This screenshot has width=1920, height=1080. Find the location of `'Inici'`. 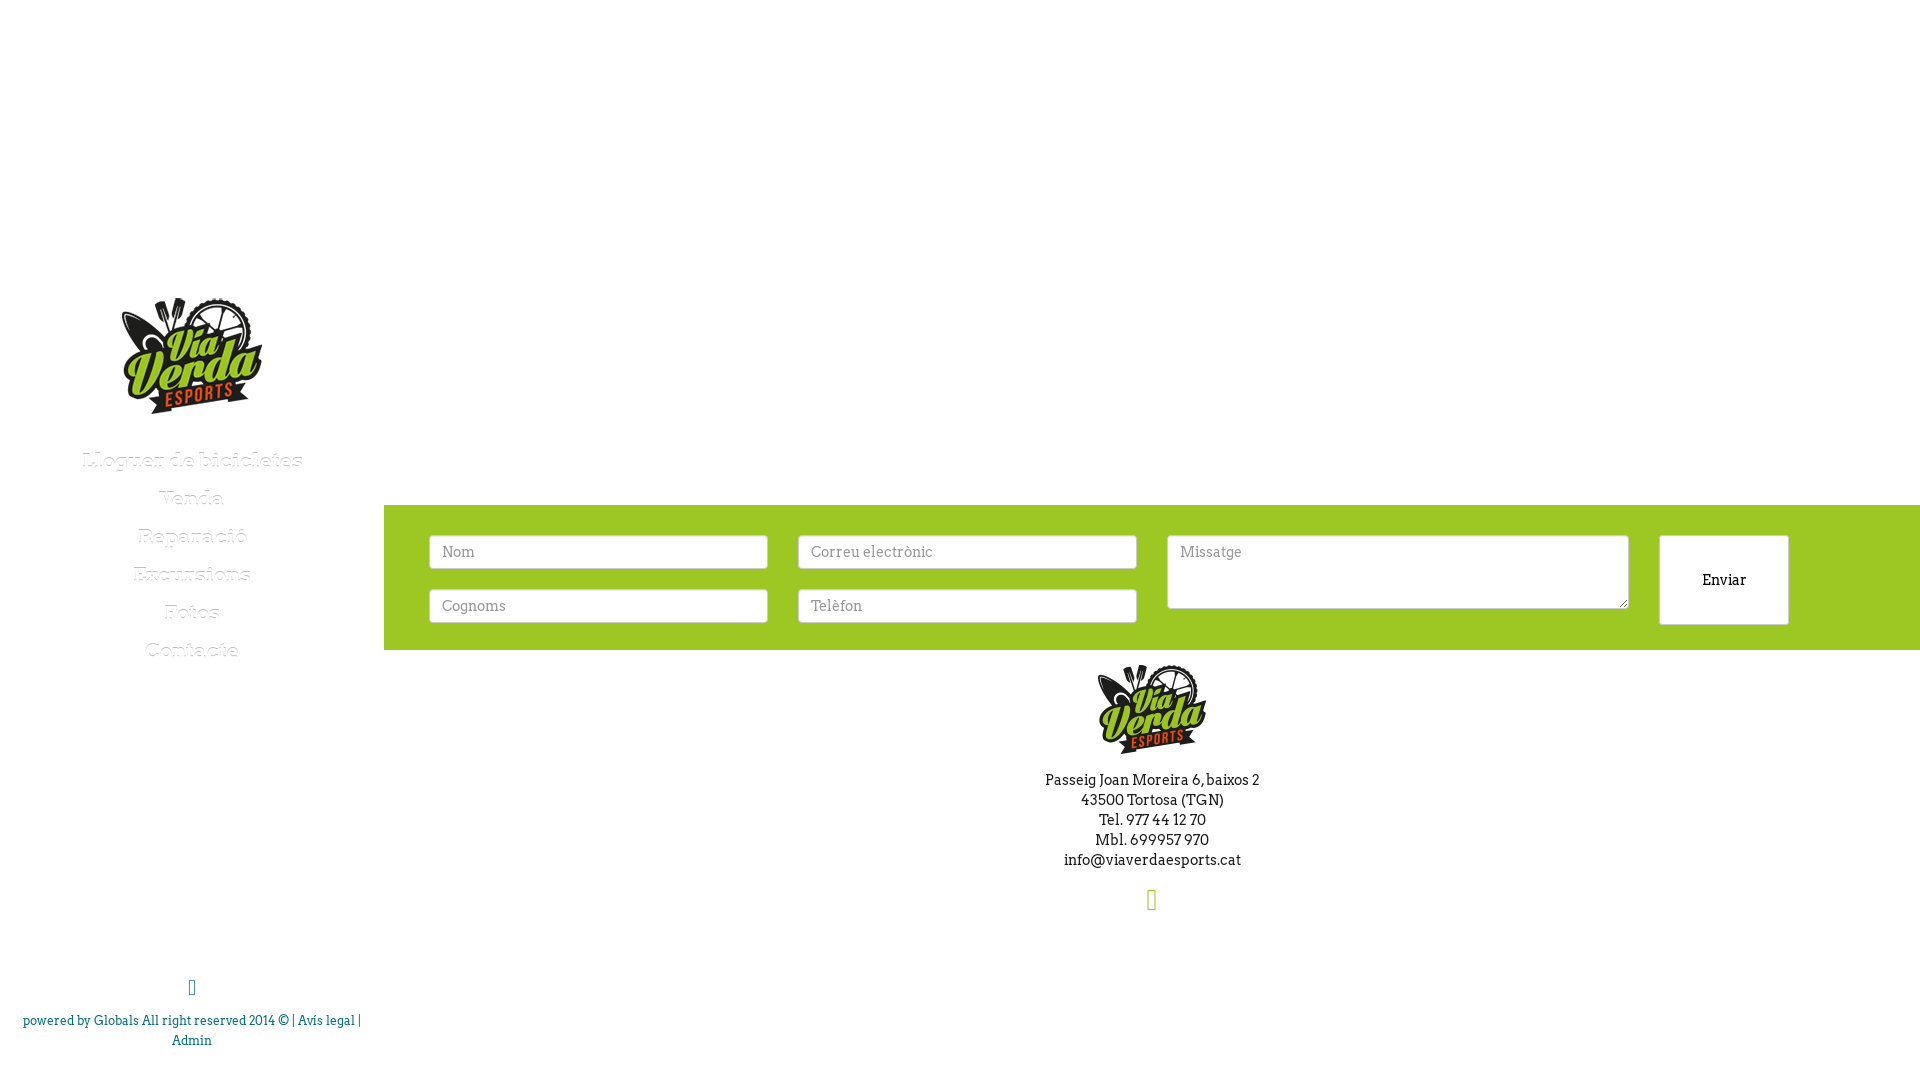

'Inici' is located at coordinates (192, 354).